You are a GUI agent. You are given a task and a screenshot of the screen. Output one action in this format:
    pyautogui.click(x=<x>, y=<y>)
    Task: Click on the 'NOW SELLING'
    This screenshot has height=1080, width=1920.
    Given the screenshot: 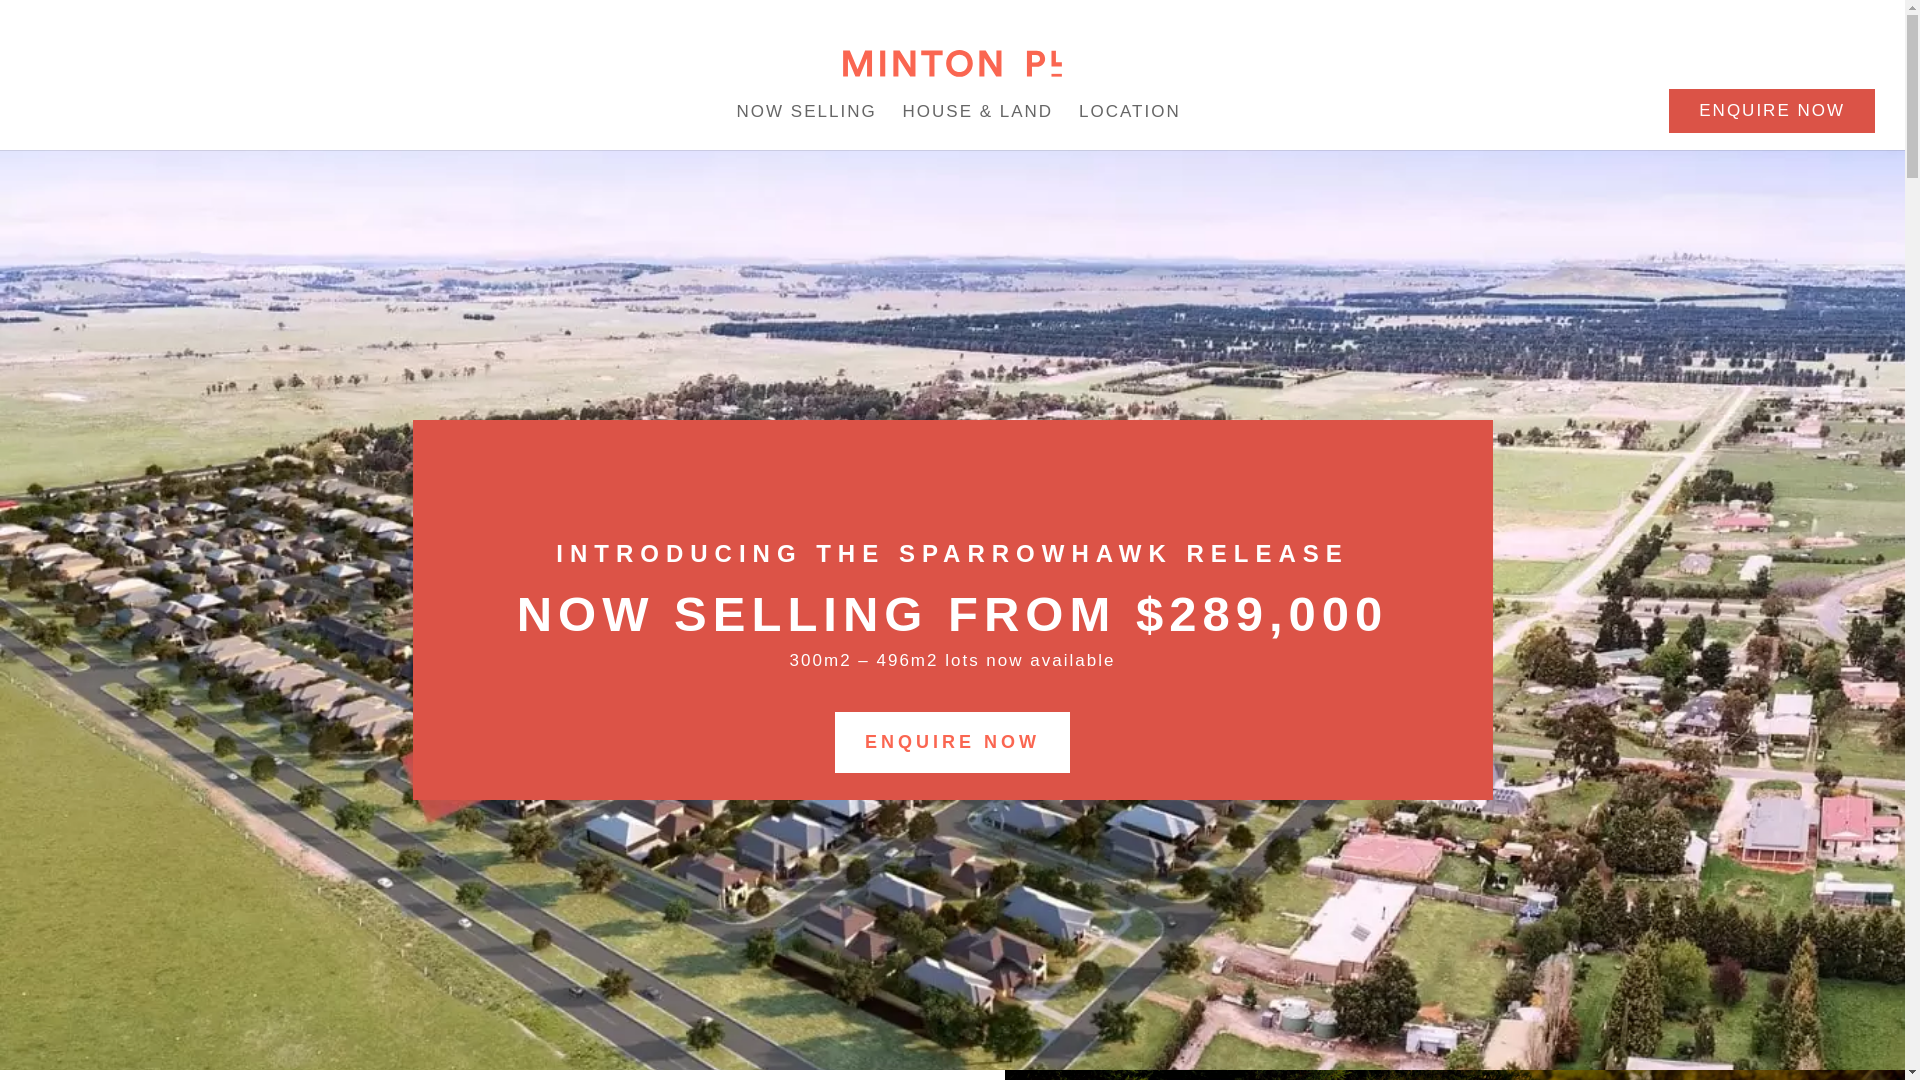 What is the action you would take?
    pyautogui.click(x=806, y=115)
    